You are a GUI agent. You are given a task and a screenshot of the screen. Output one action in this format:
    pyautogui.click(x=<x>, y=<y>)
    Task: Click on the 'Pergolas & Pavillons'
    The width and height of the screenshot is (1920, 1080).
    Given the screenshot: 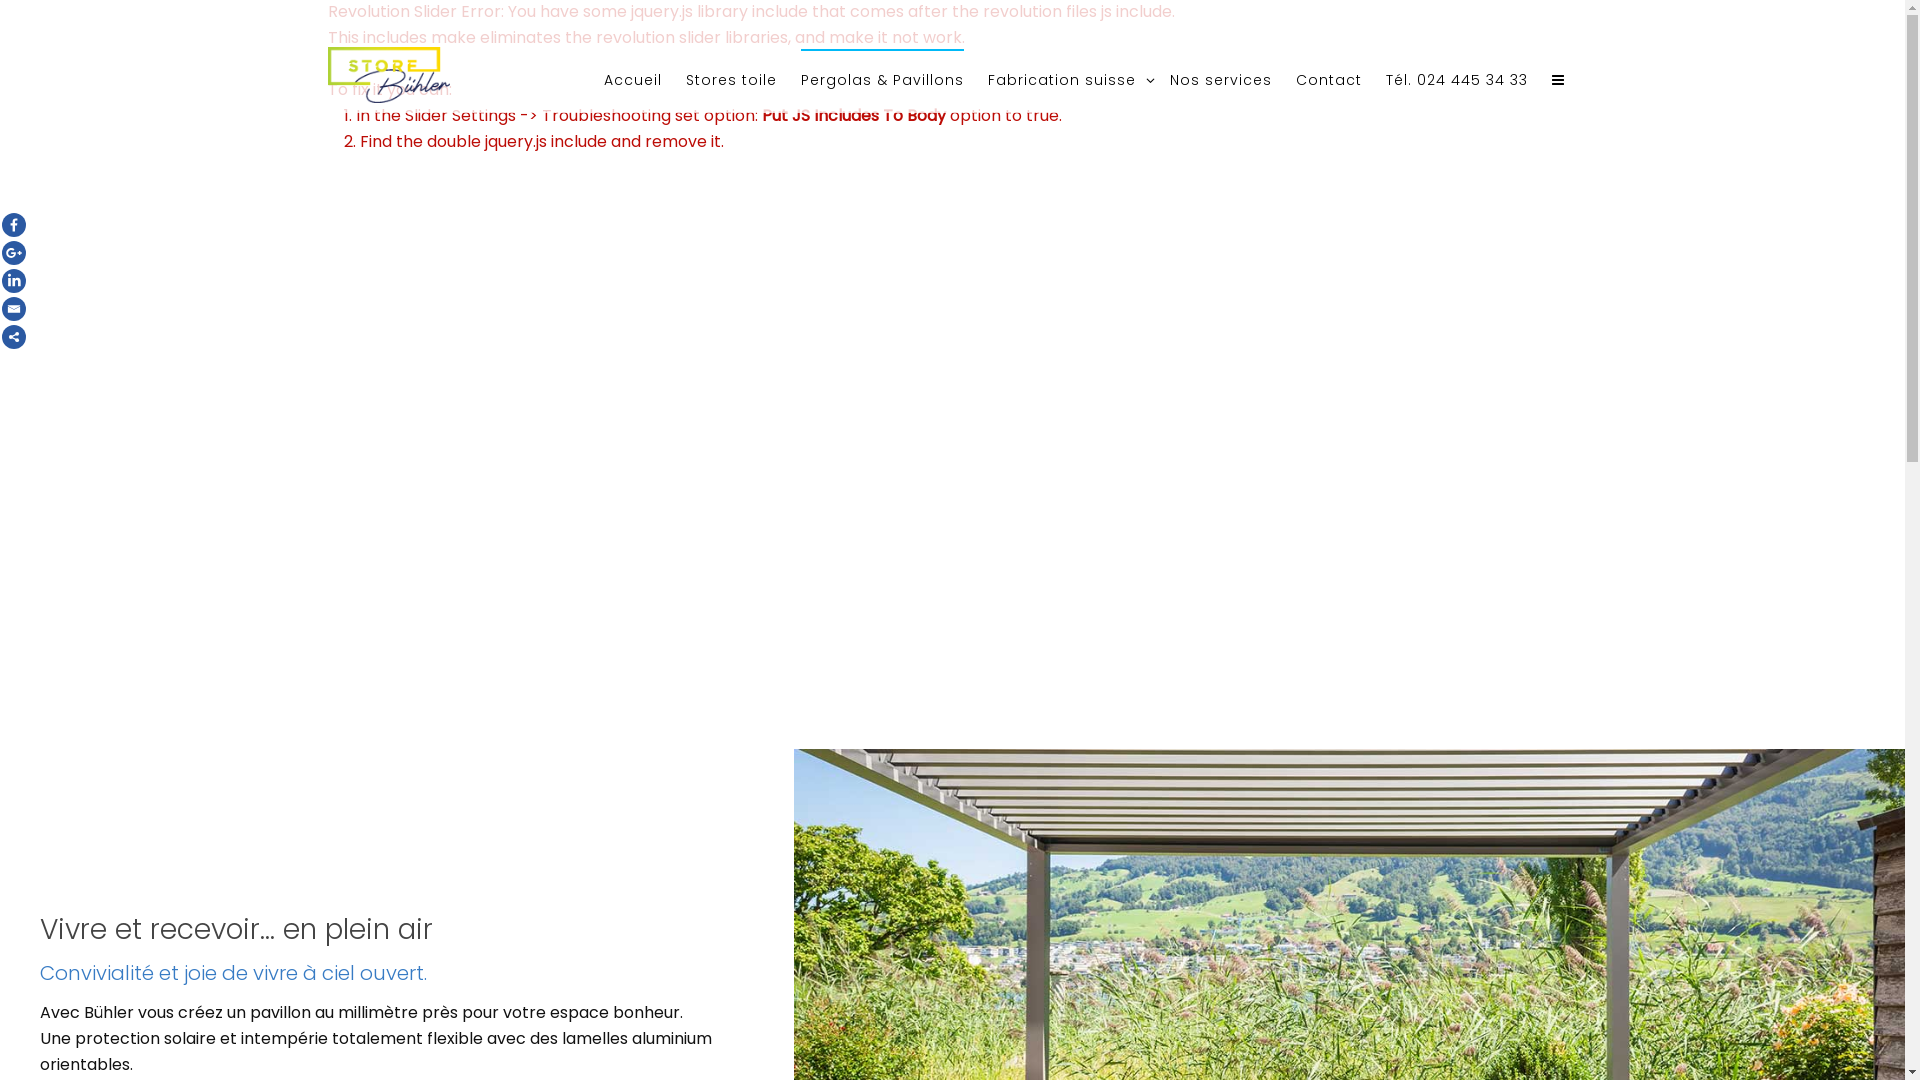 What is the action you would take?
    pyautogui.click(x=800, y=79)
    